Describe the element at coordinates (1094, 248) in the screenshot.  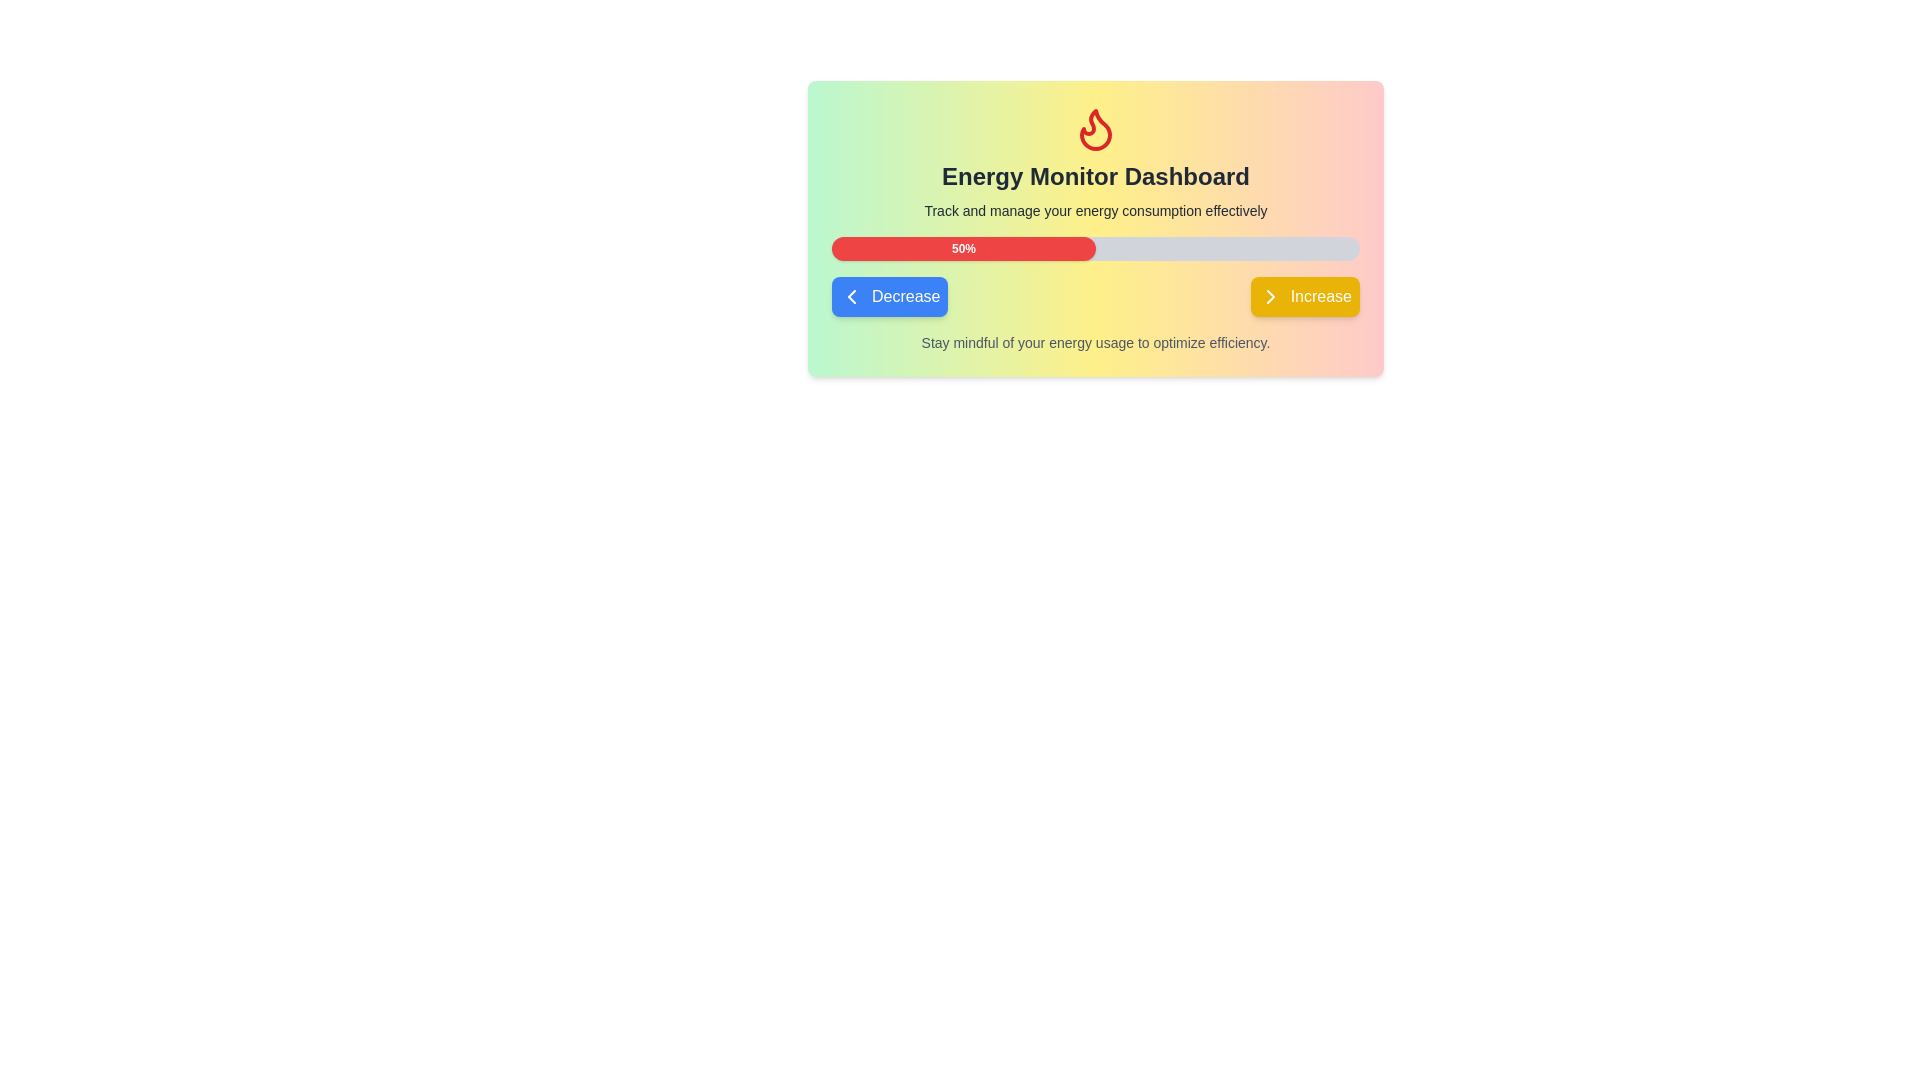
I see `the progress bar that has rounded edges, a gray background with a red-filled portion indicating 50% progress and displaying '50%' in white bold font` at that location.